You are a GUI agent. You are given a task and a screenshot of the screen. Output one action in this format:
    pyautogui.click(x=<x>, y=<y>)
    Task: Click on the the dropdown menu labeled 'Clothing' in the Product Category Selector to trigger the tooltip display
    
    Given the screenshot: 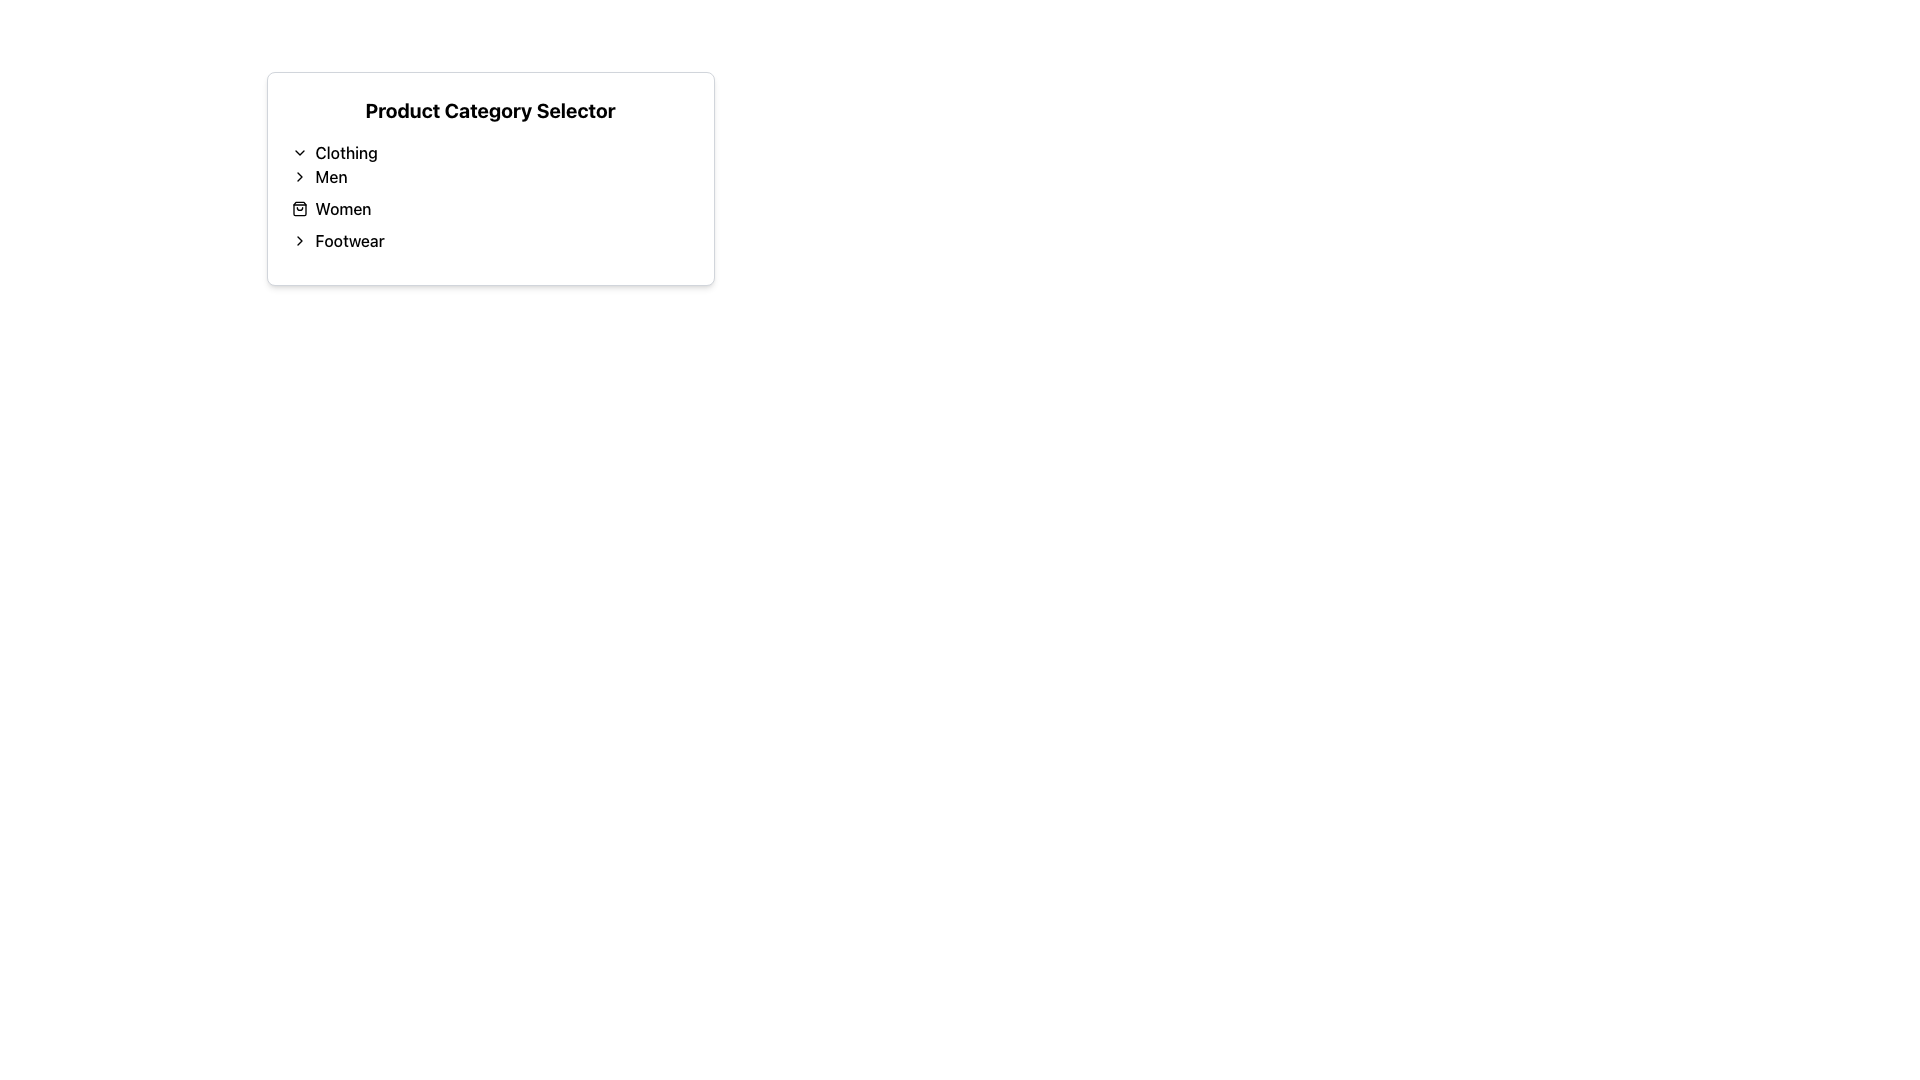 What is the action you would take?
    pyautogui.click(x=490, y=181)
    